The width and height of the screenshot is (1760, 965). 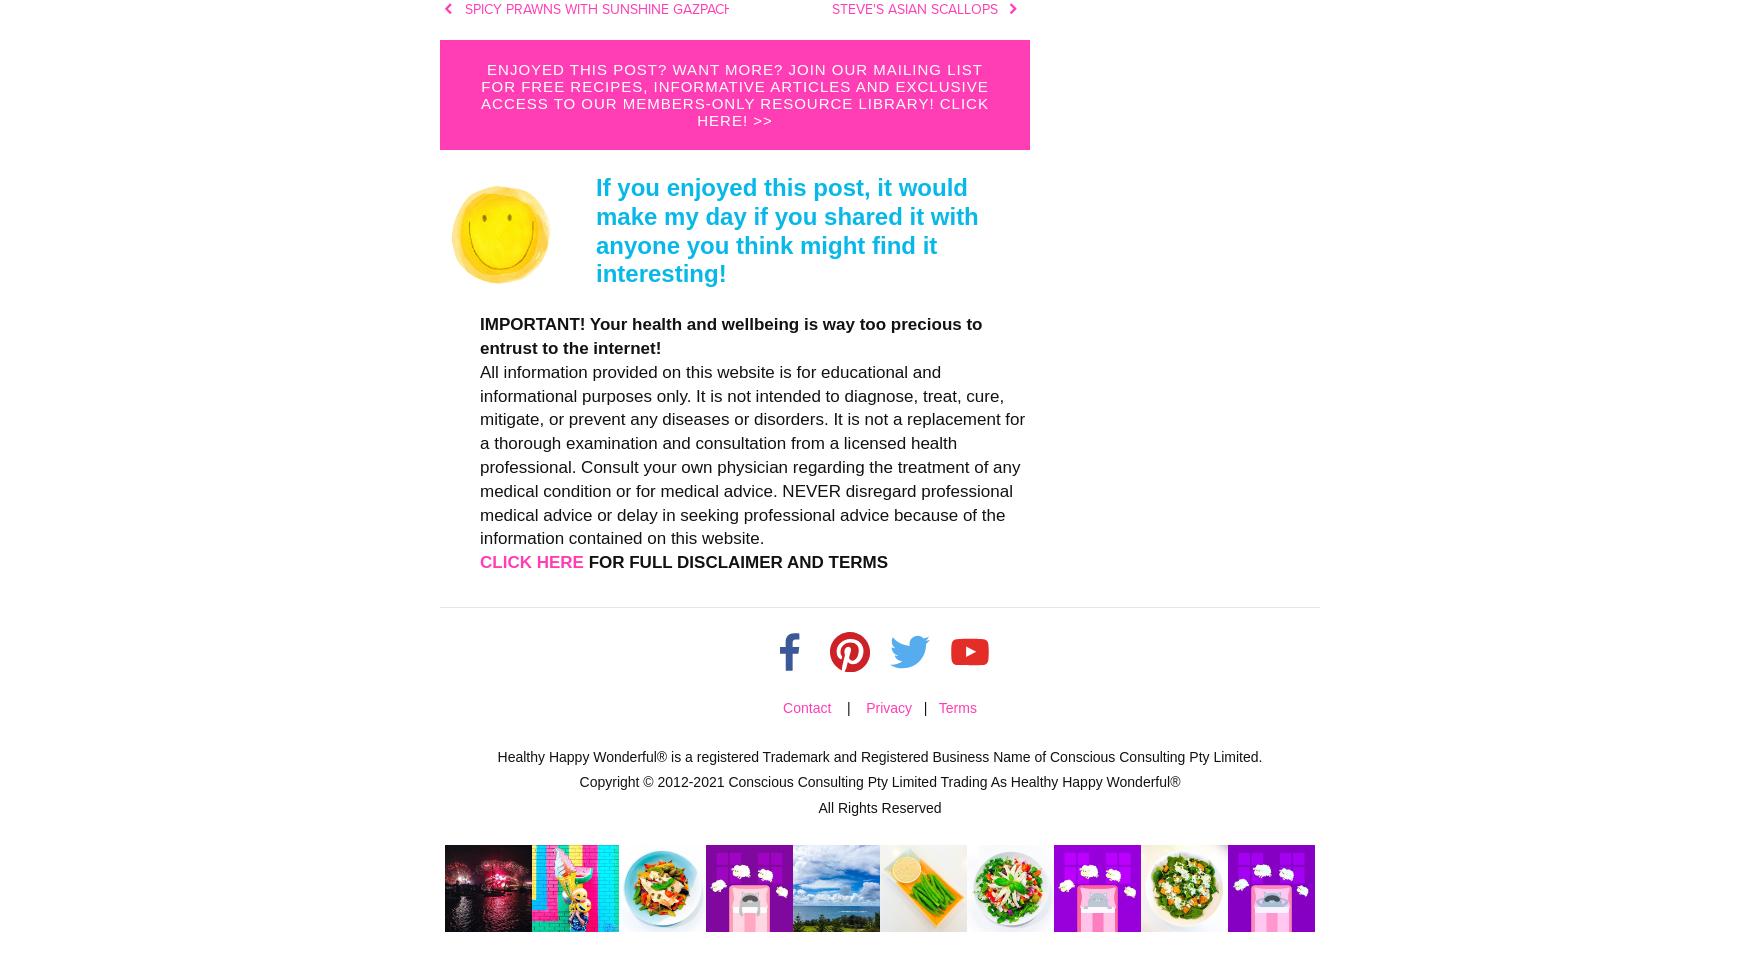 I want to click on 'Contact', so click(x=805, y=708).